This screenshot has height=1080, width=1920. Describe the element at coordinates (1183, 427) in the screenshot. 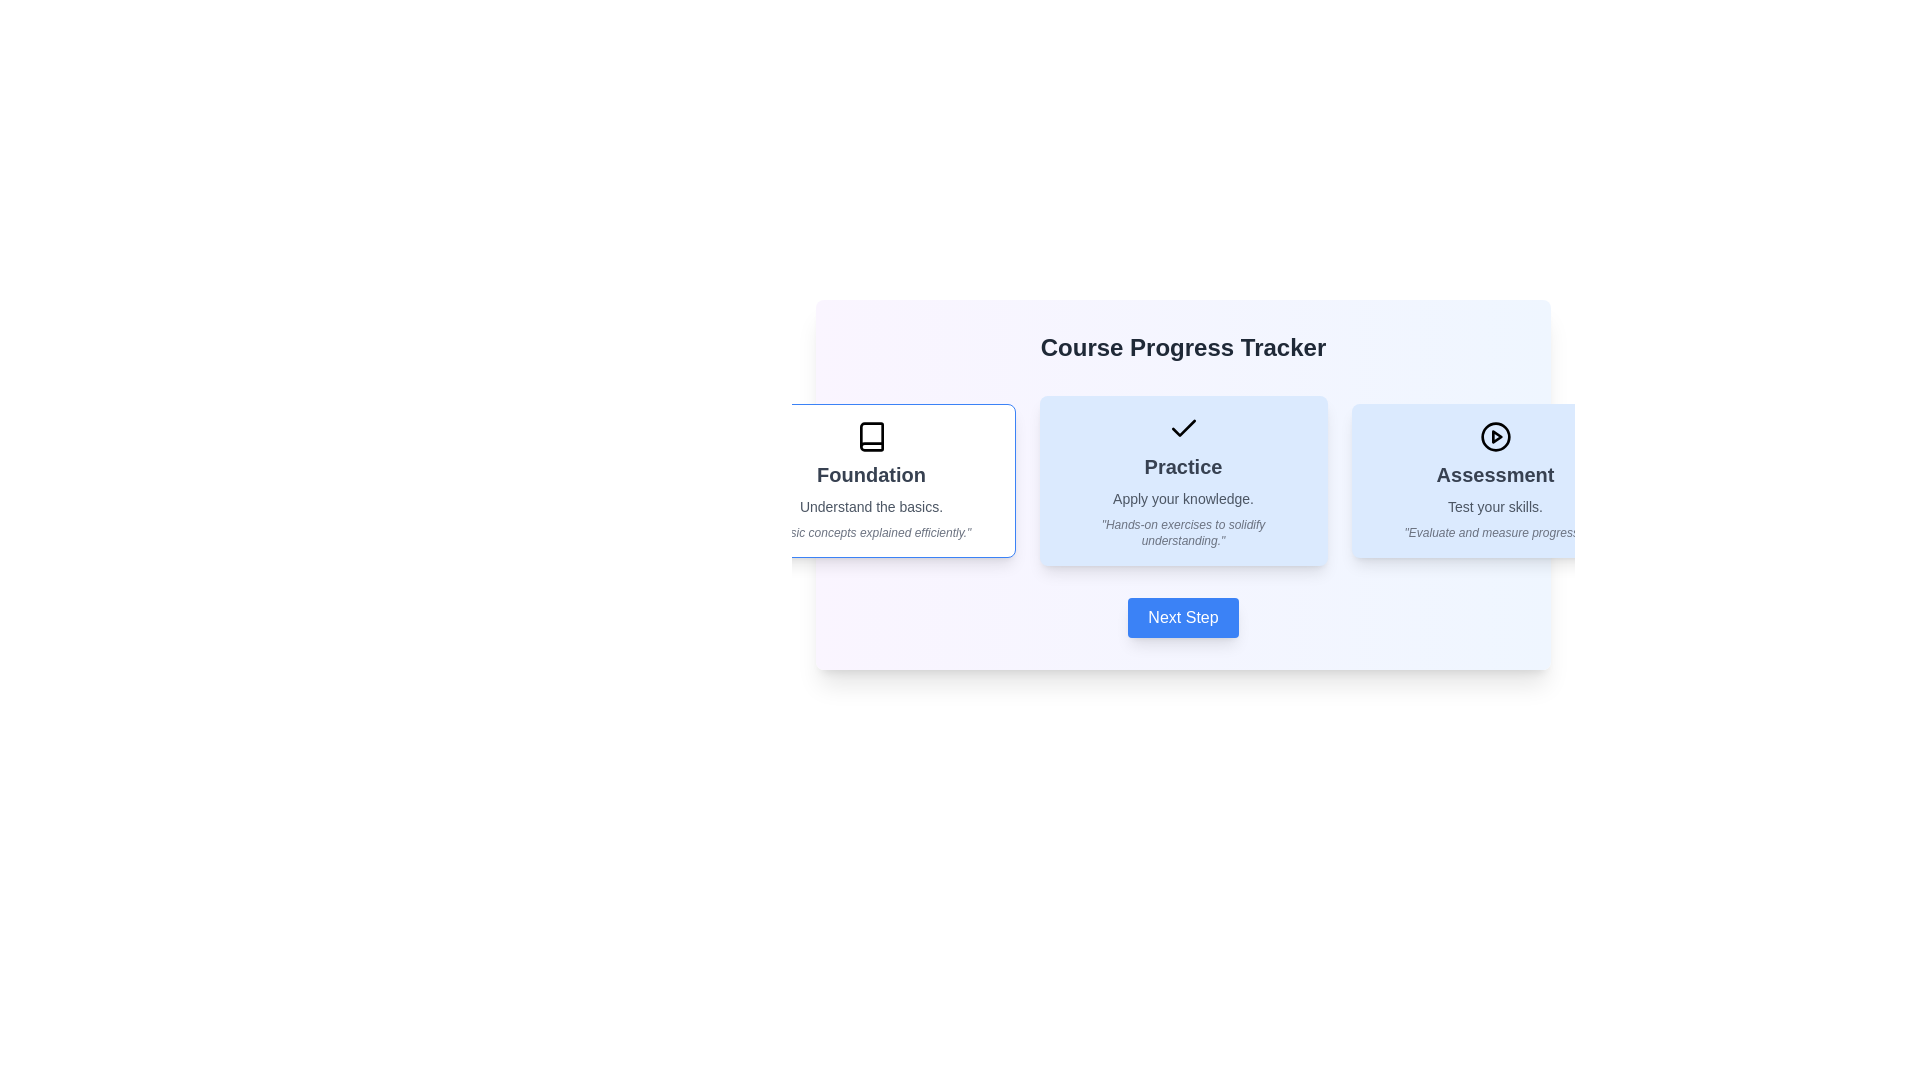

I see `the checkmark icon located at the top center of the second card labeled 'Practice', which indicates a completed or verified action` at that location.